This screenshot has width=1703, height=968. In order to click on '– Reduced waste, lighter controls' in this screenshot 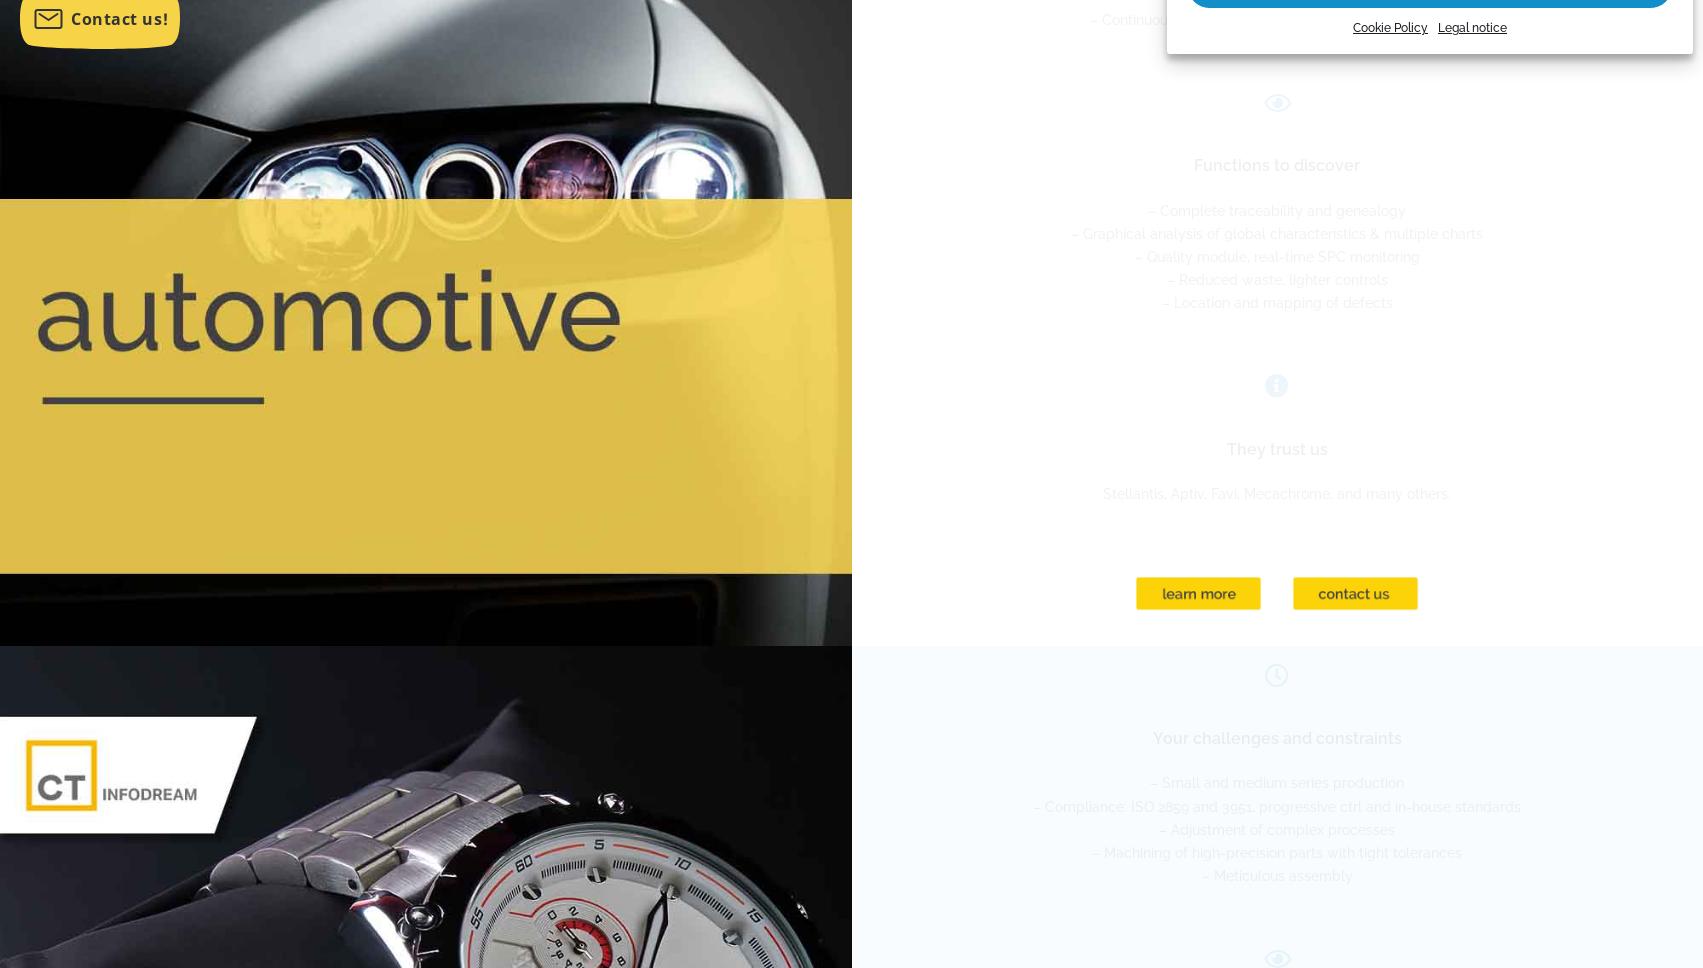, I will do `click(1275, 278)`.